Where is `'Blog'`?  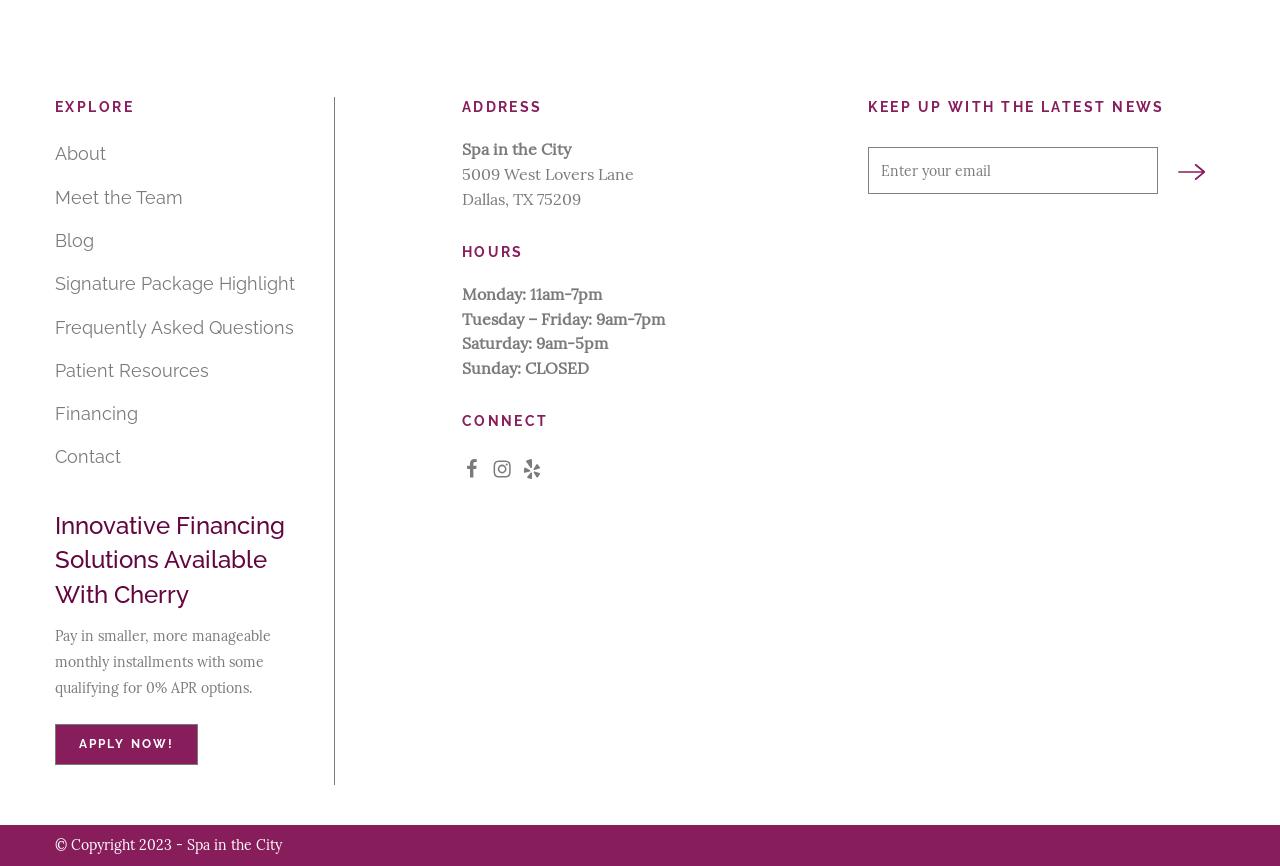 'Blog' is located at coordinates (74, 238).